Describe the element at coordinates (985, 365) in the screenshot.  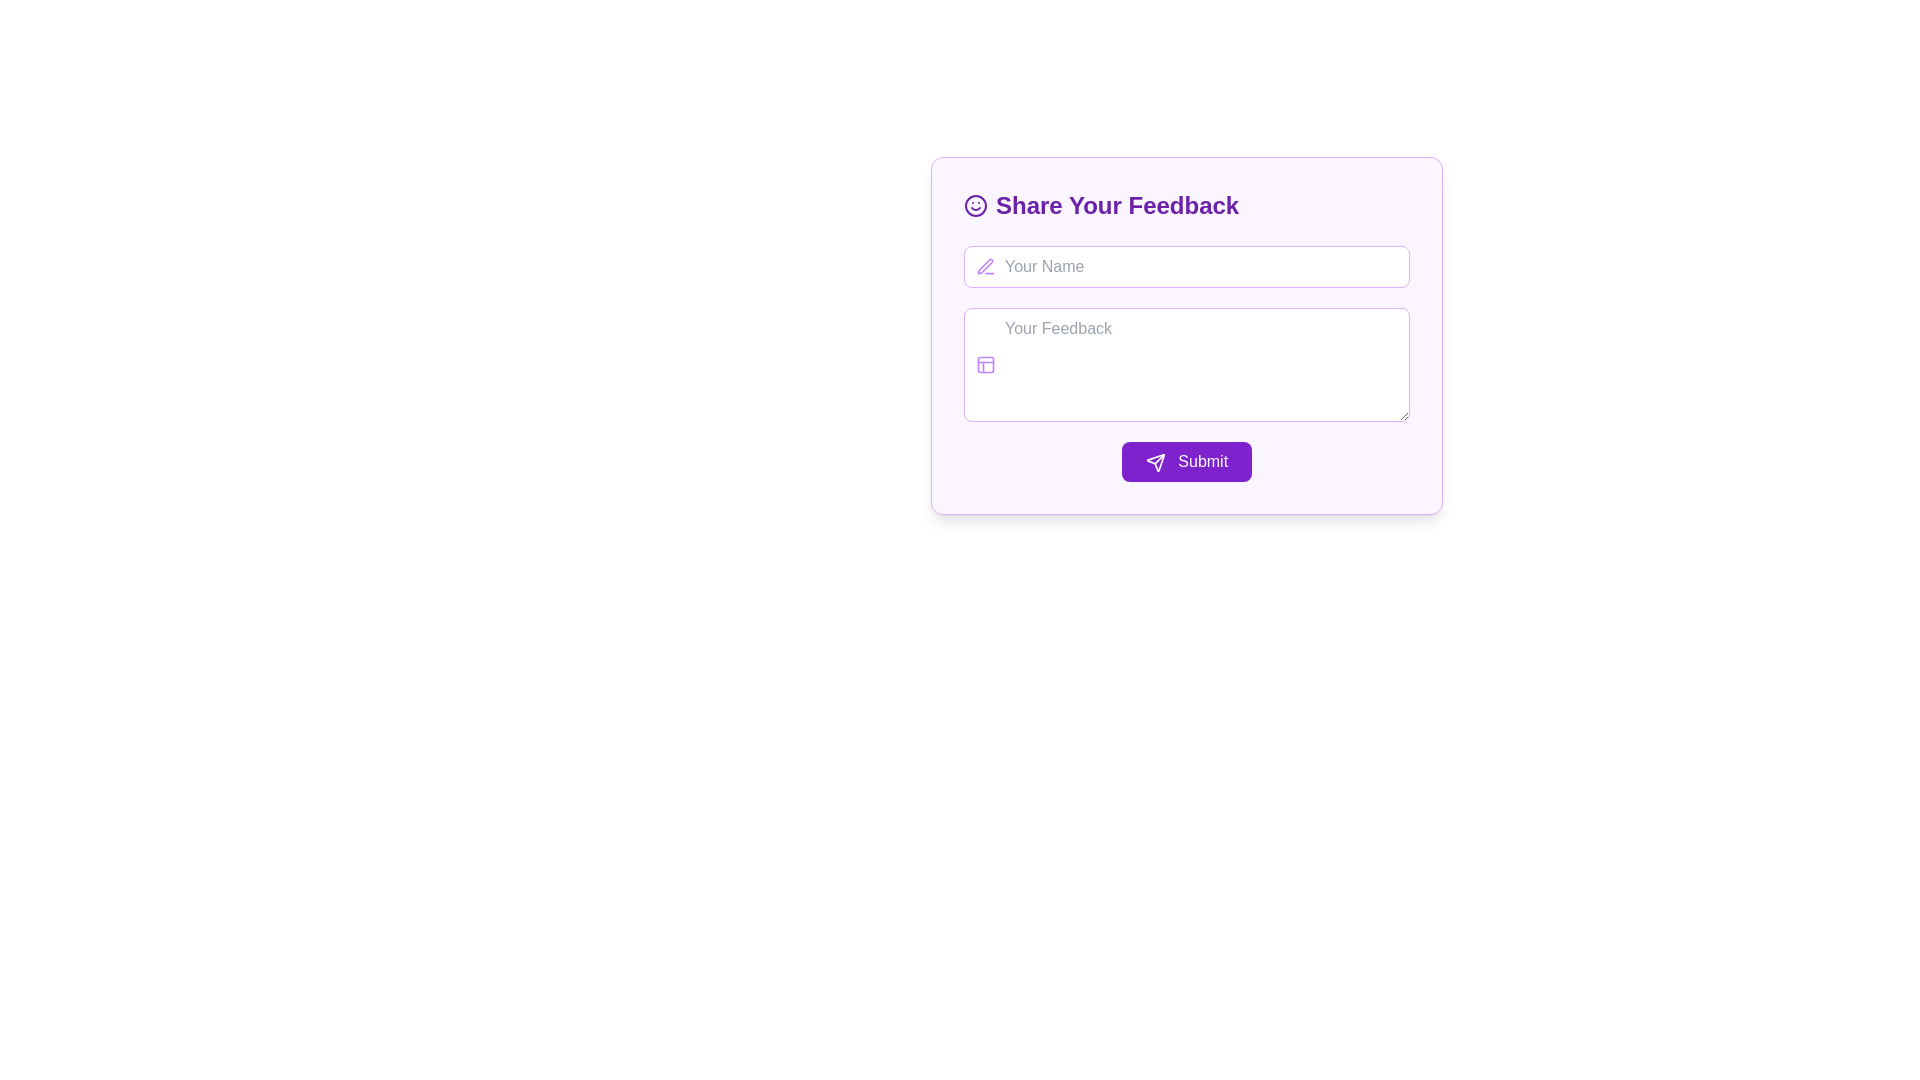
I see `the icon representation located within the feedback text area input field, positioned towards its left margin and slightly above the center vertically` at that location.